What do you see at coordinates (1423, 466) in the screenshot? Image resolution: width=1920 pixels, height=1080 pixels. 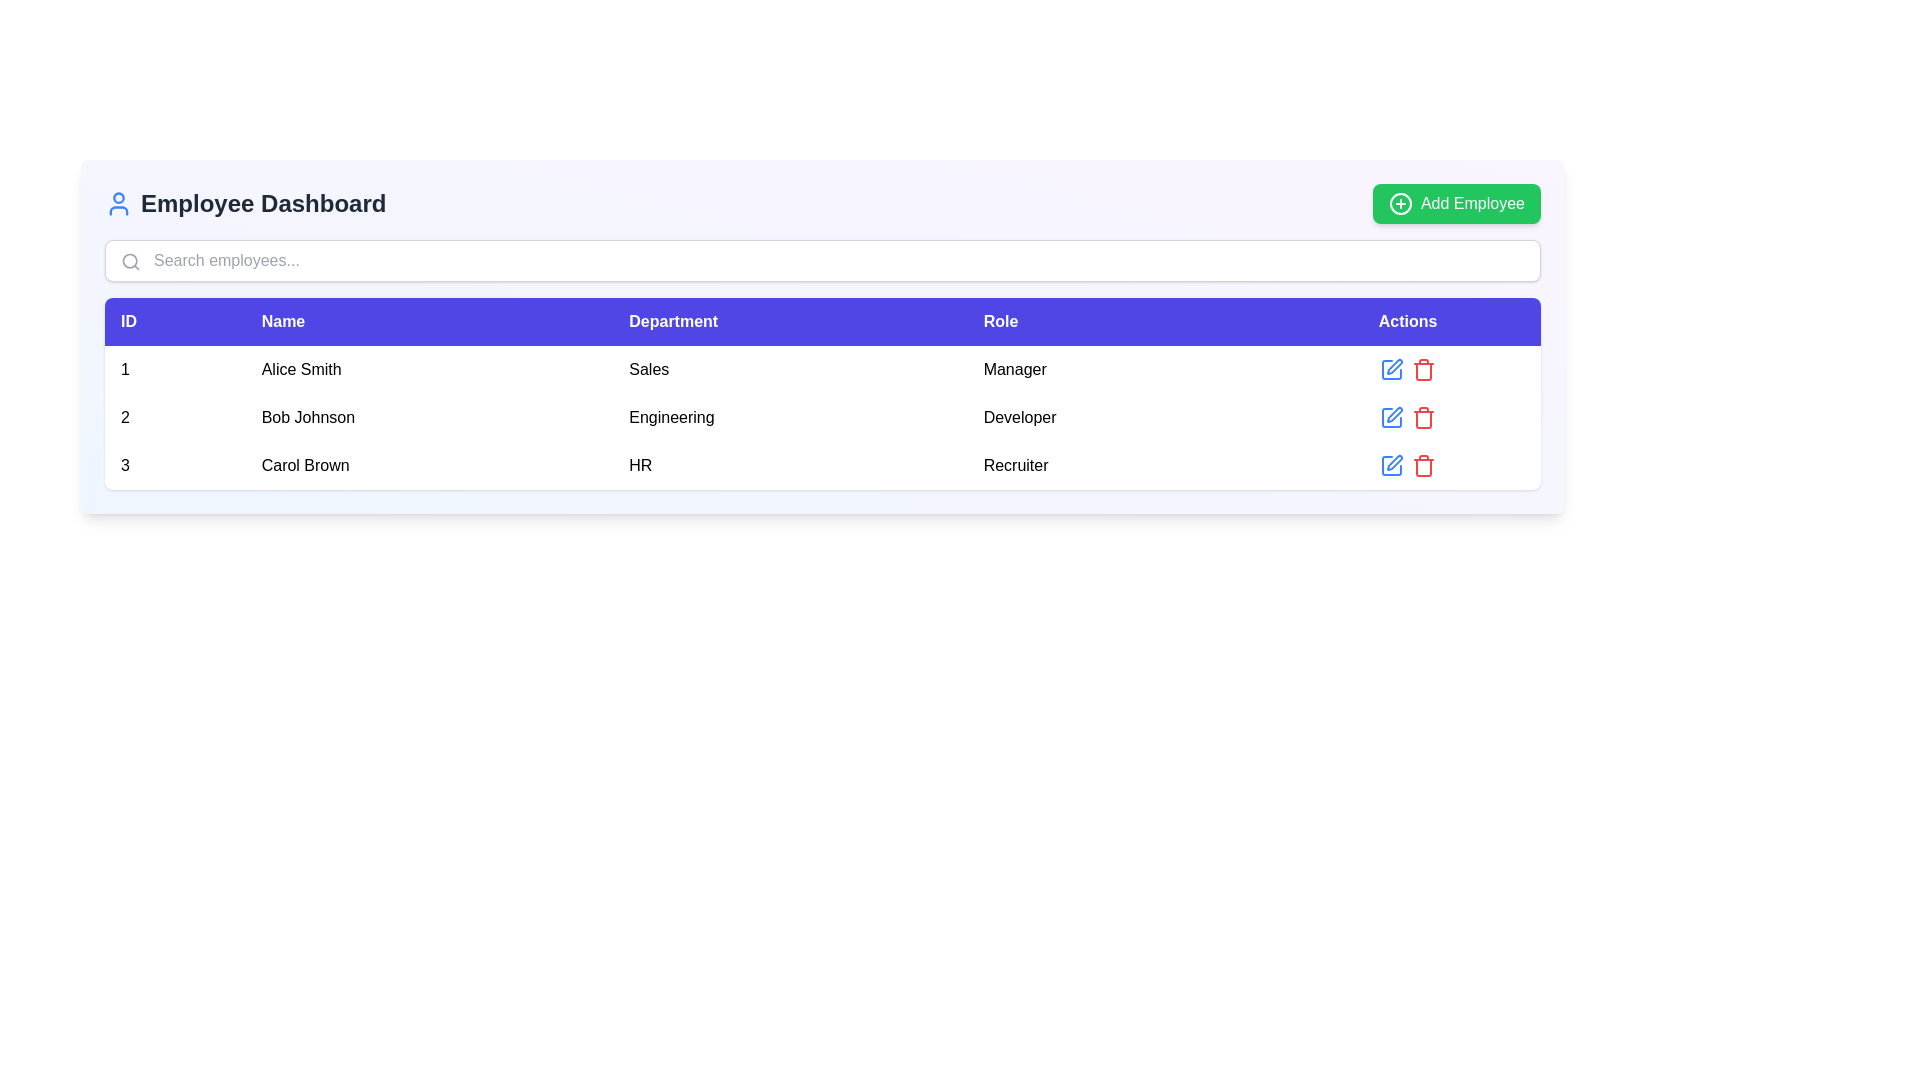 I see `the delete icon button located in the 'Actions' column of the third row in the table` at bounding box center [1423, 466].